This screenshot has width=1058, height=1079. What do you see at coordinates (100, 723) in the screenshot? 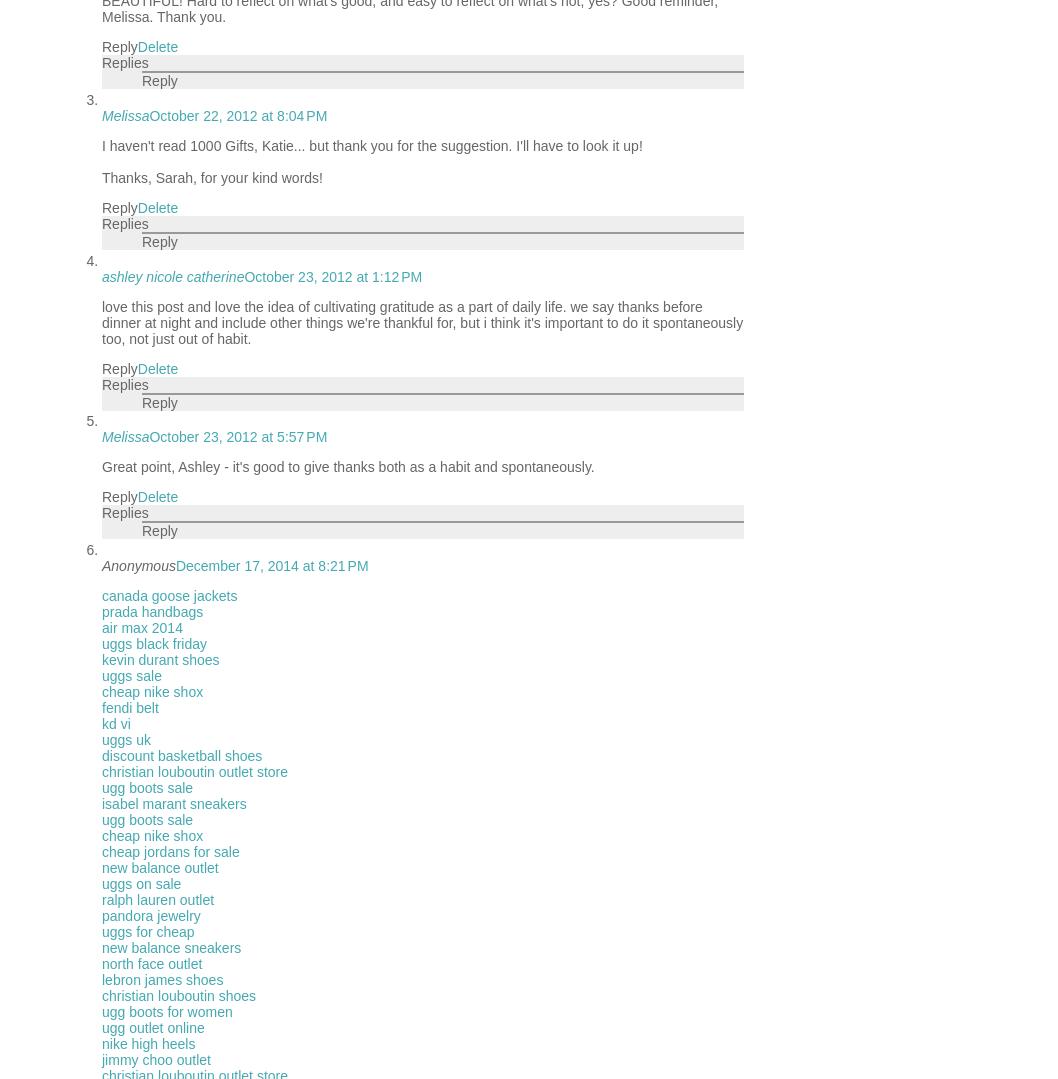
I see `'kd vi'` at bounding box center [100, 723].